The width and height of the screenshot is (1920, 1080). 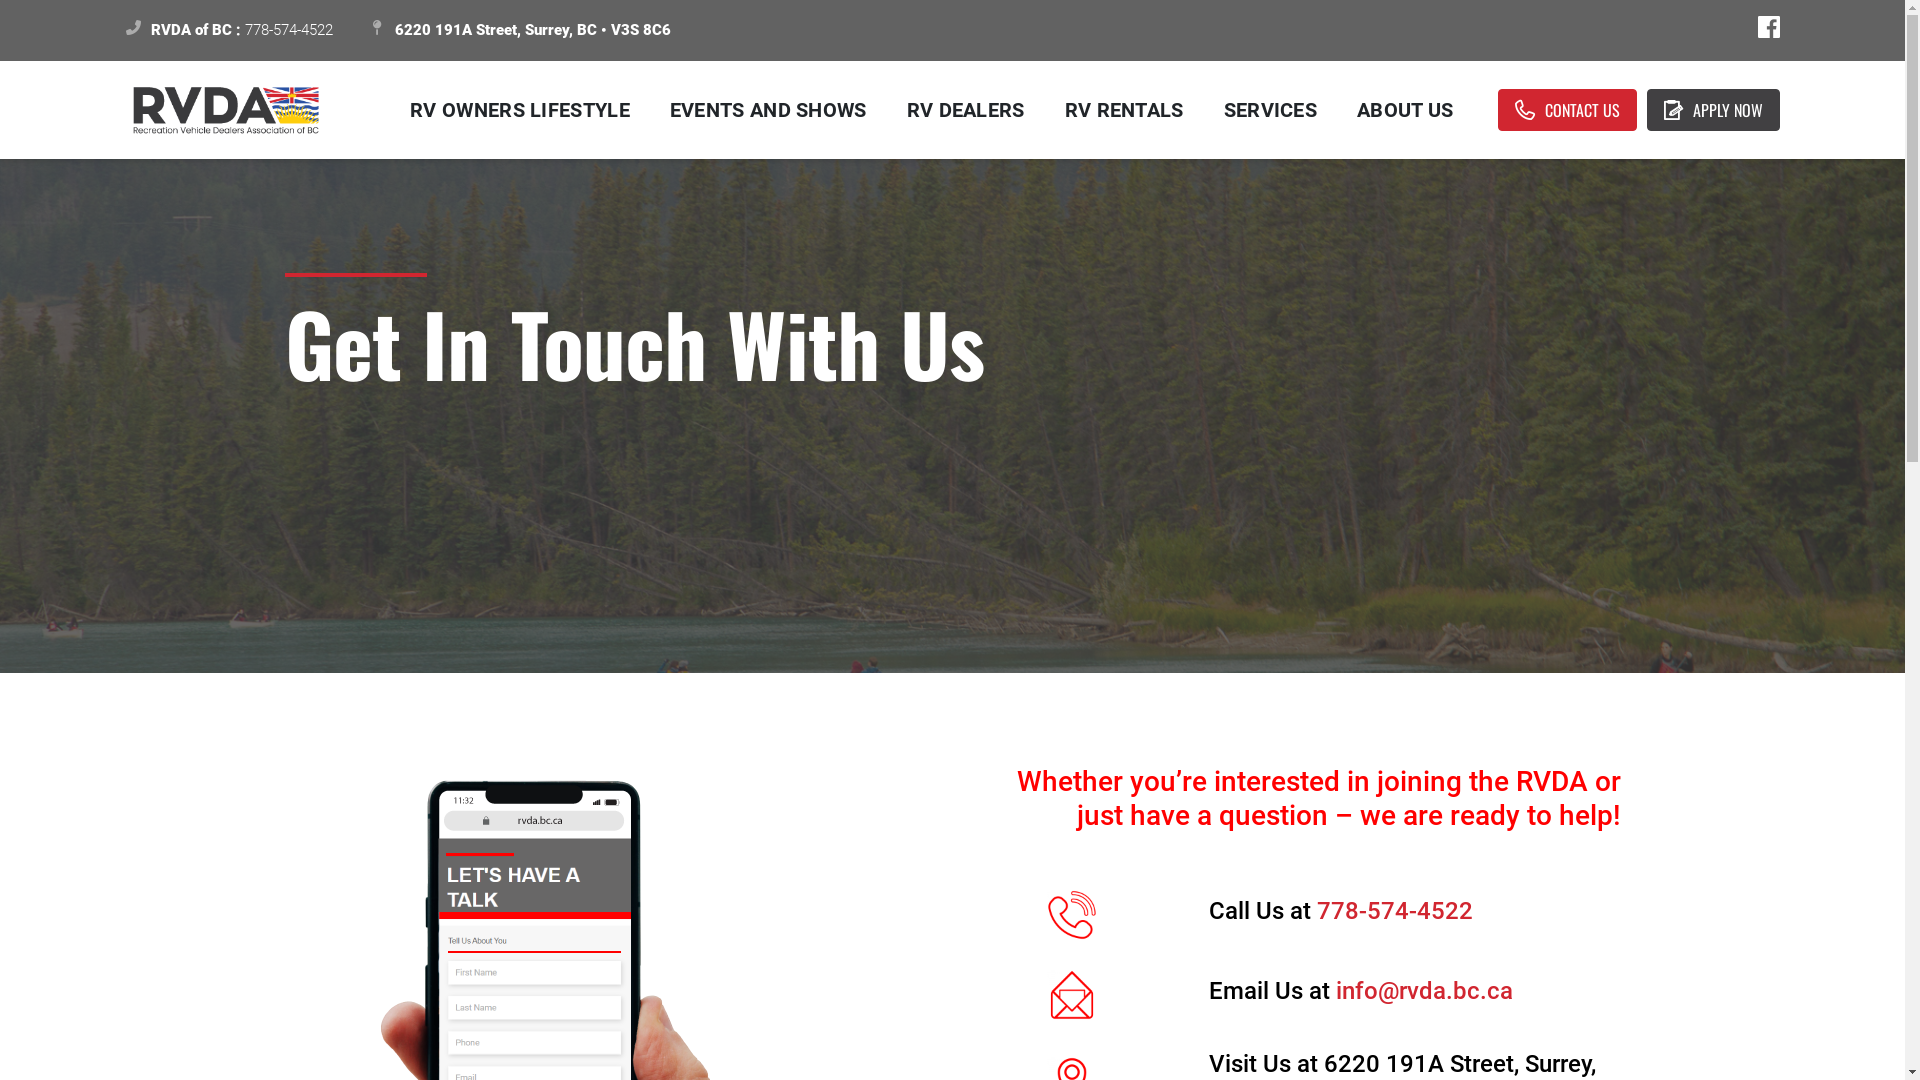 I want to click on 'RV OWNERS LIFESTYLE', so click(x=519, y=110).